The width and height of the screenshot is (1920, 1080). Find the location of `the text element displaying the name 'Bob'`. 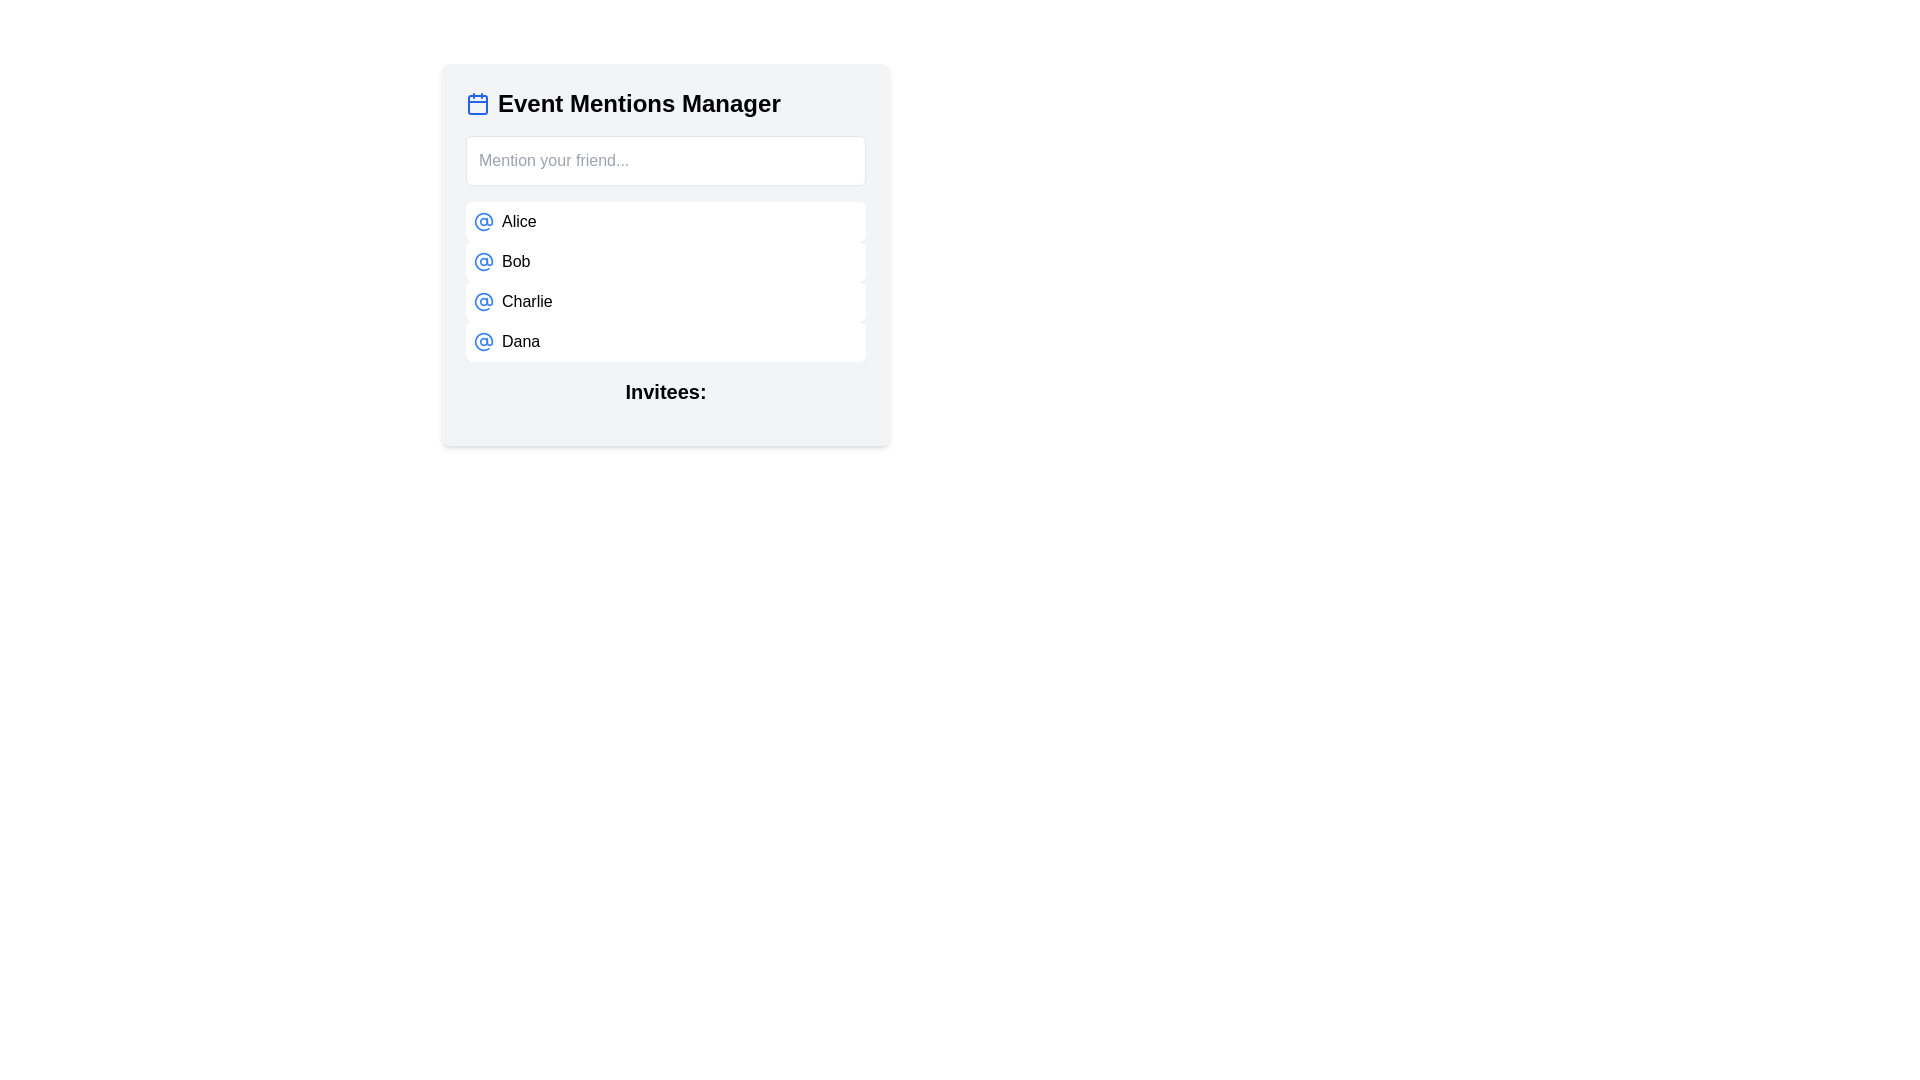

the text element displaying the name 'Bob' is located at coordinates (516, 261).